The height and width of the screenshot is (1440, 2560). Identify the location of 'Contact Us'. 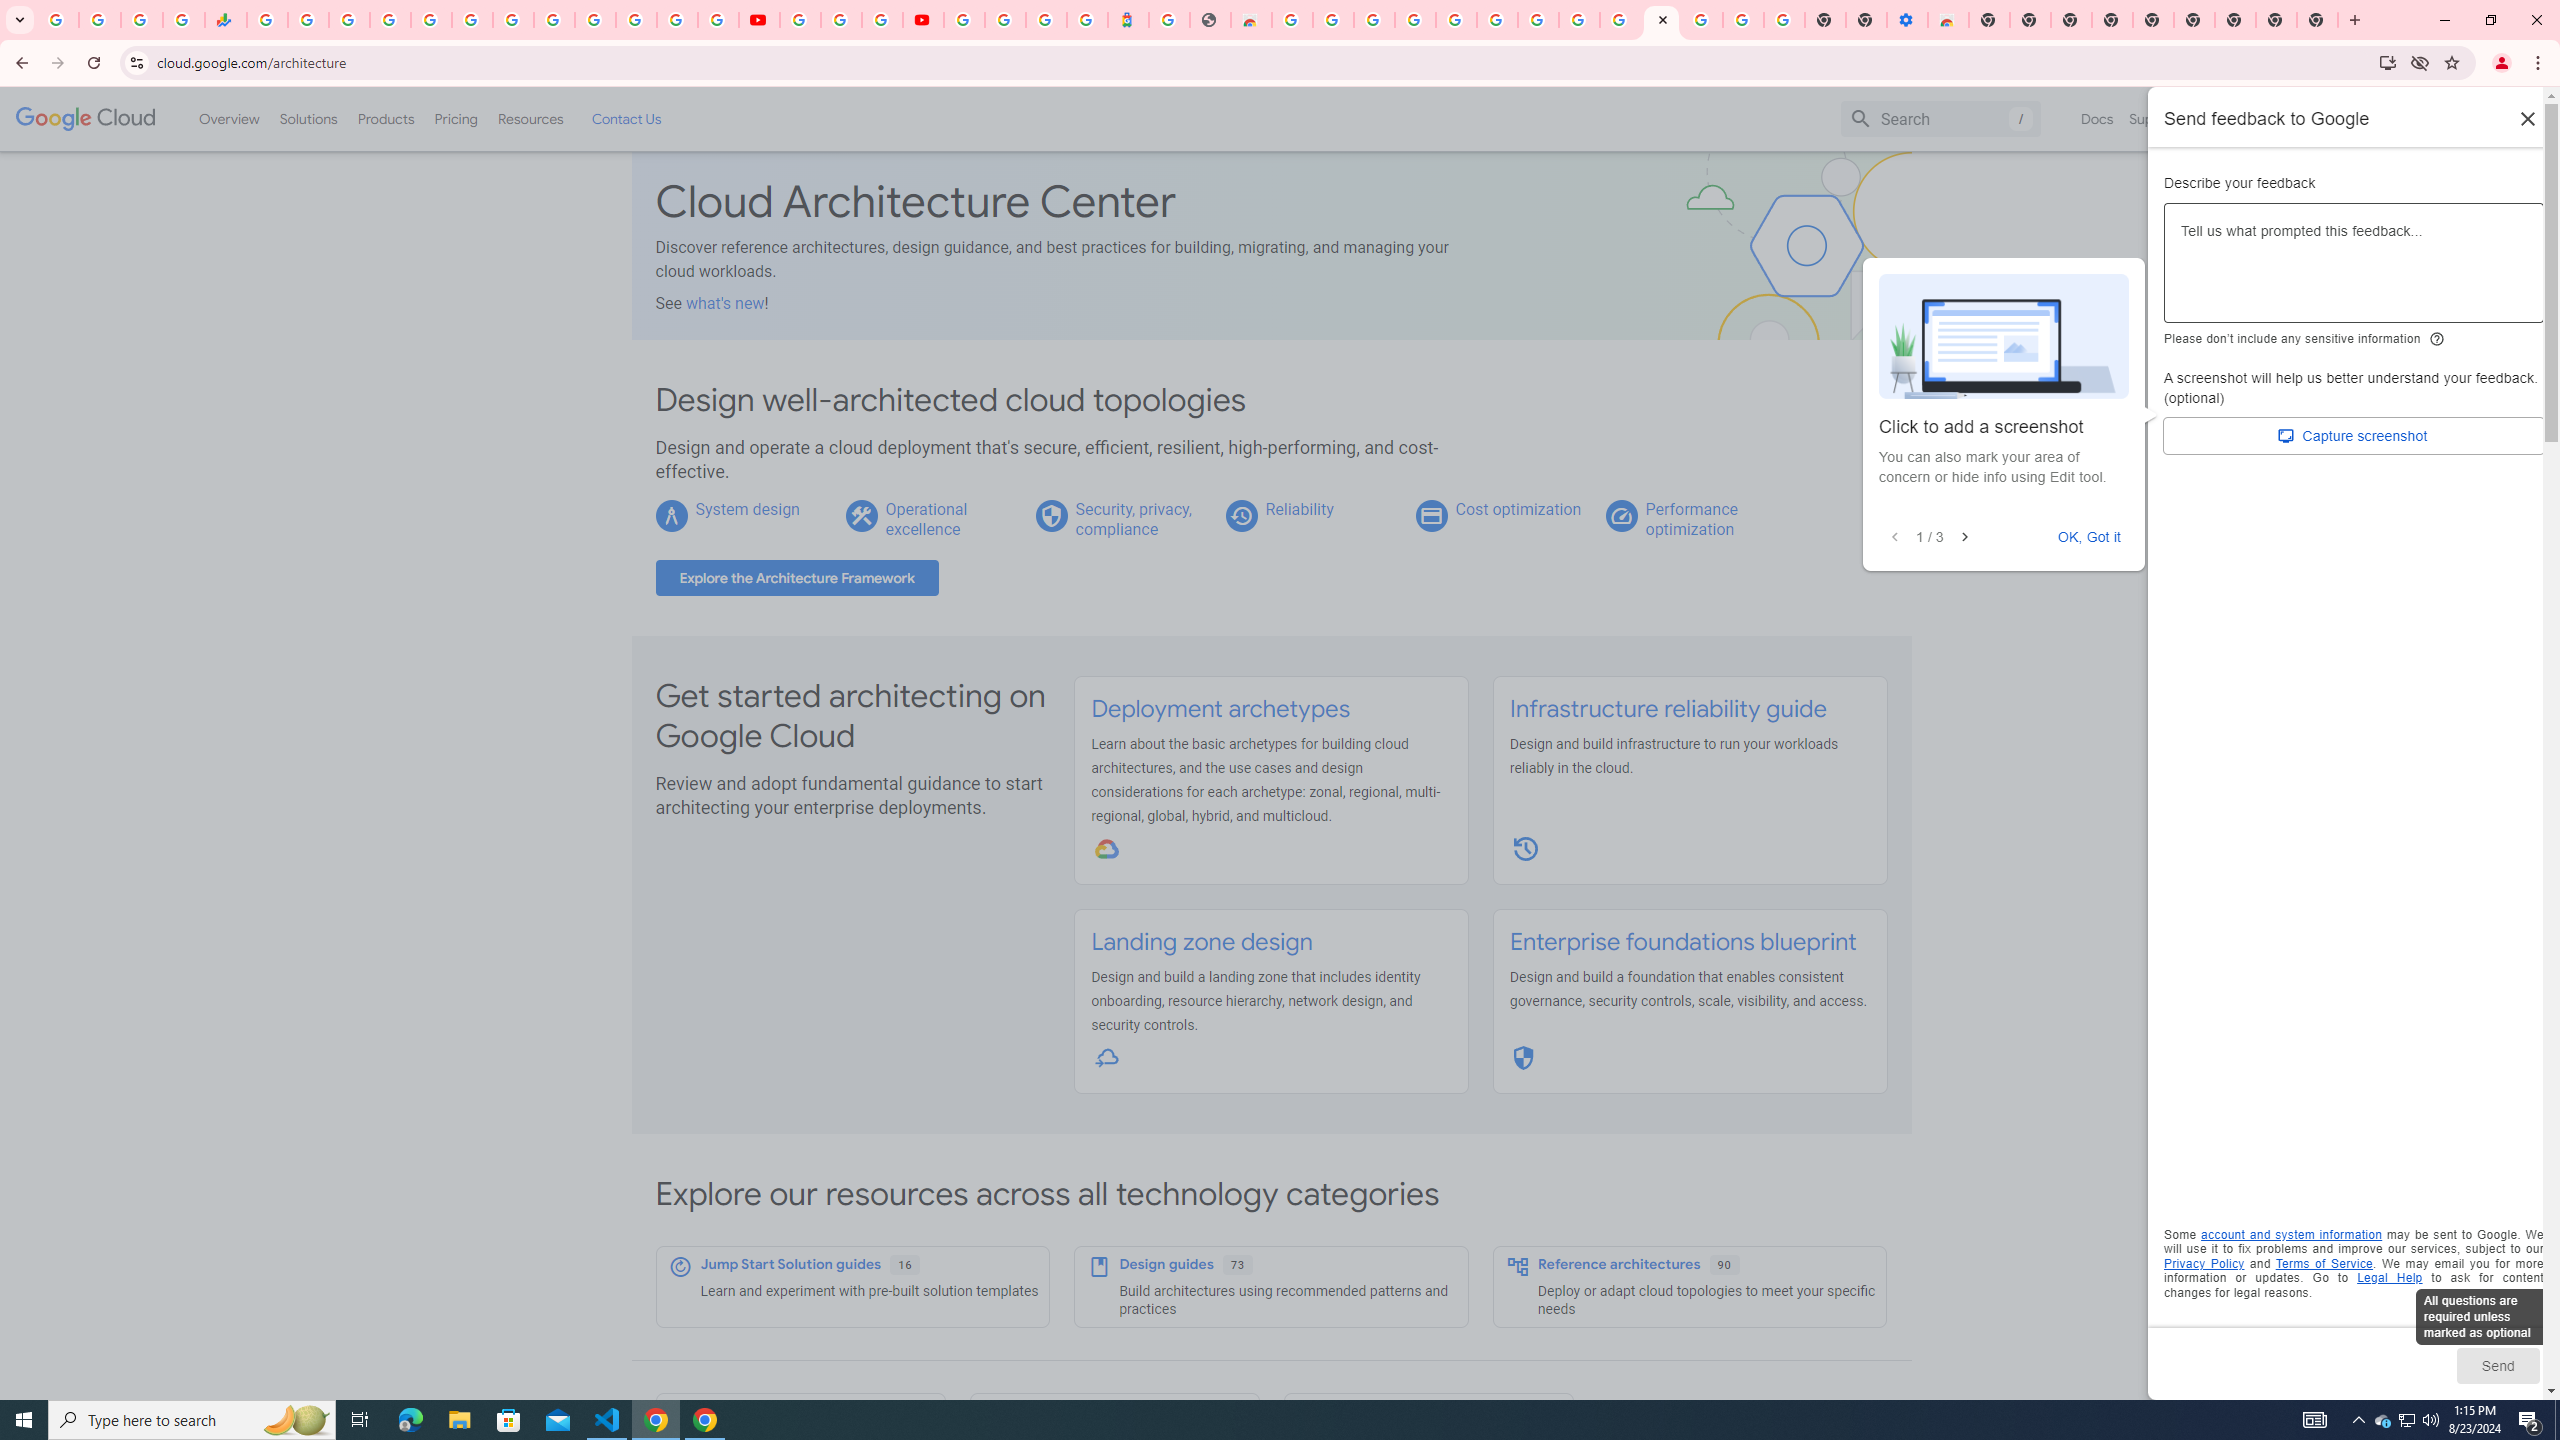
(624, 118).